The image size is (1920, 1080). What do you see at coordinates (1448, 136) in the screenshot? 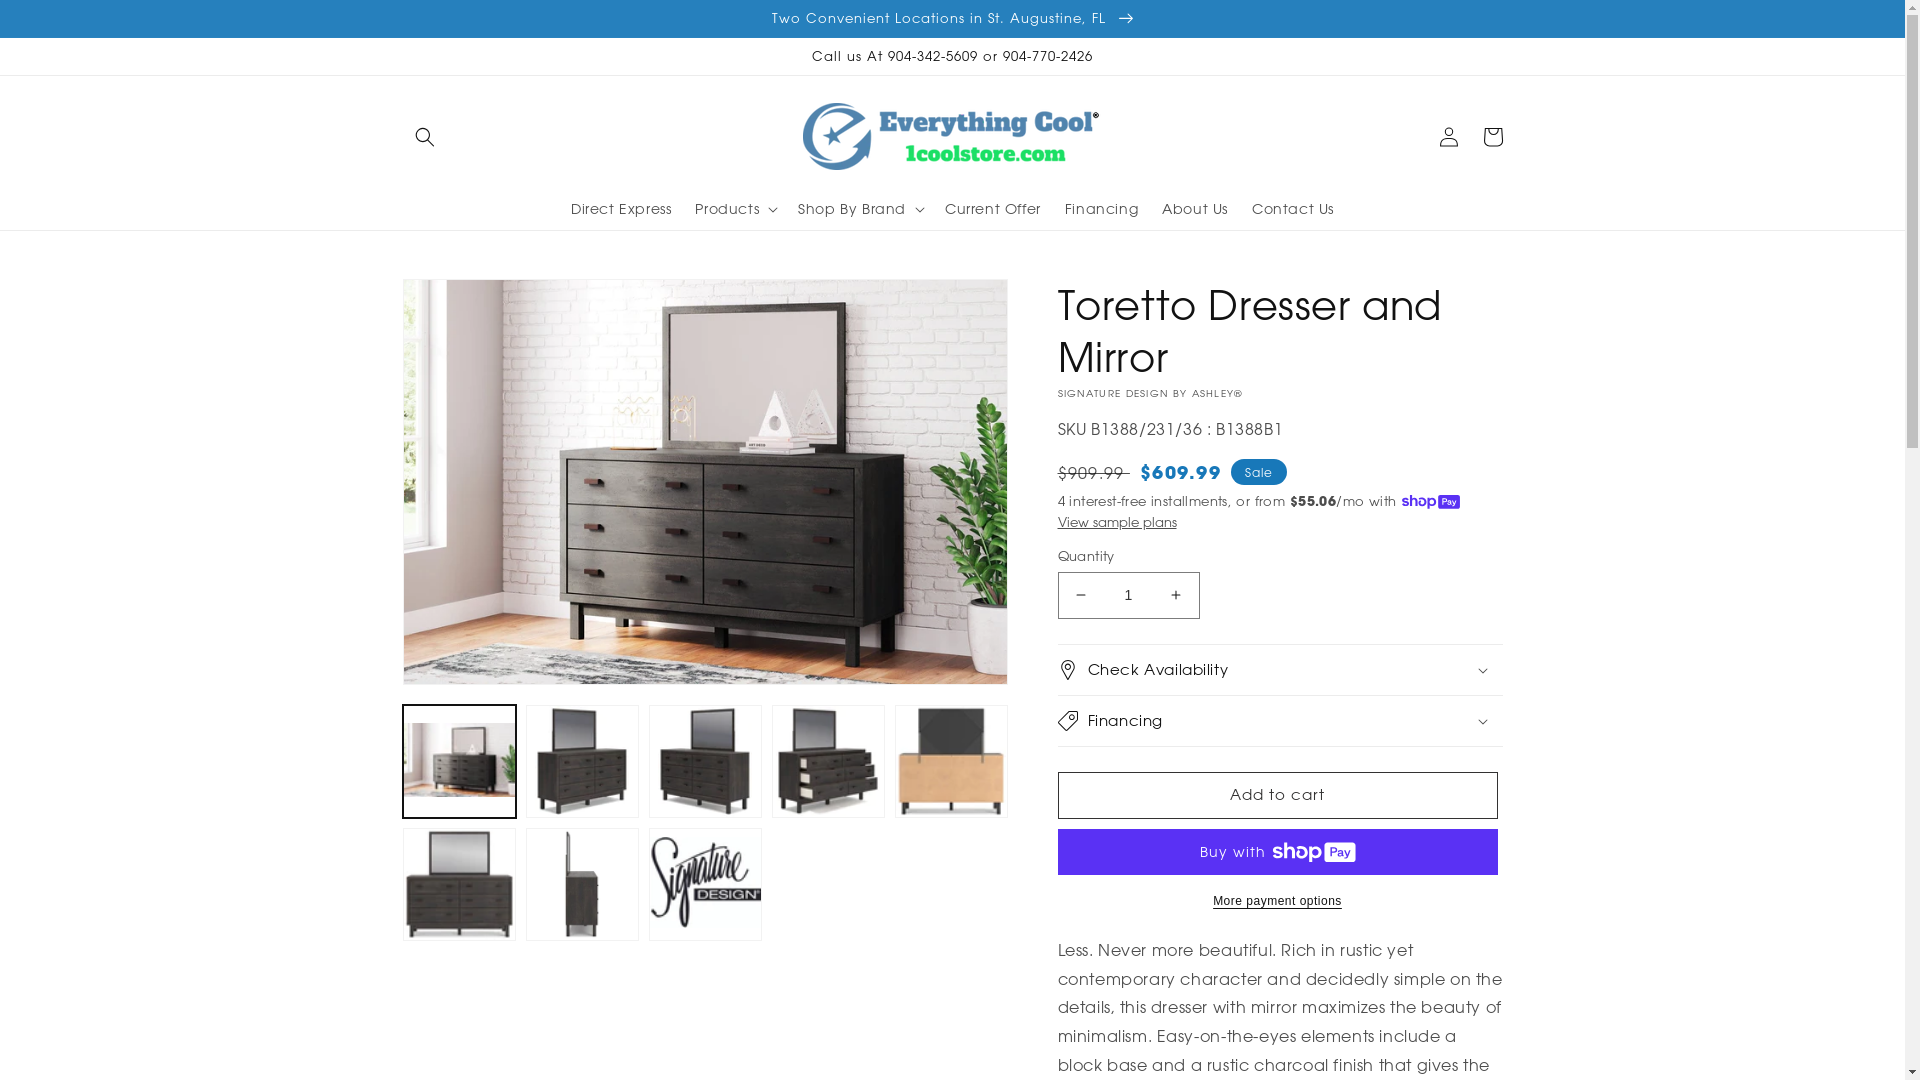
I see `'Log in'` at bounding box center [1448, 136].